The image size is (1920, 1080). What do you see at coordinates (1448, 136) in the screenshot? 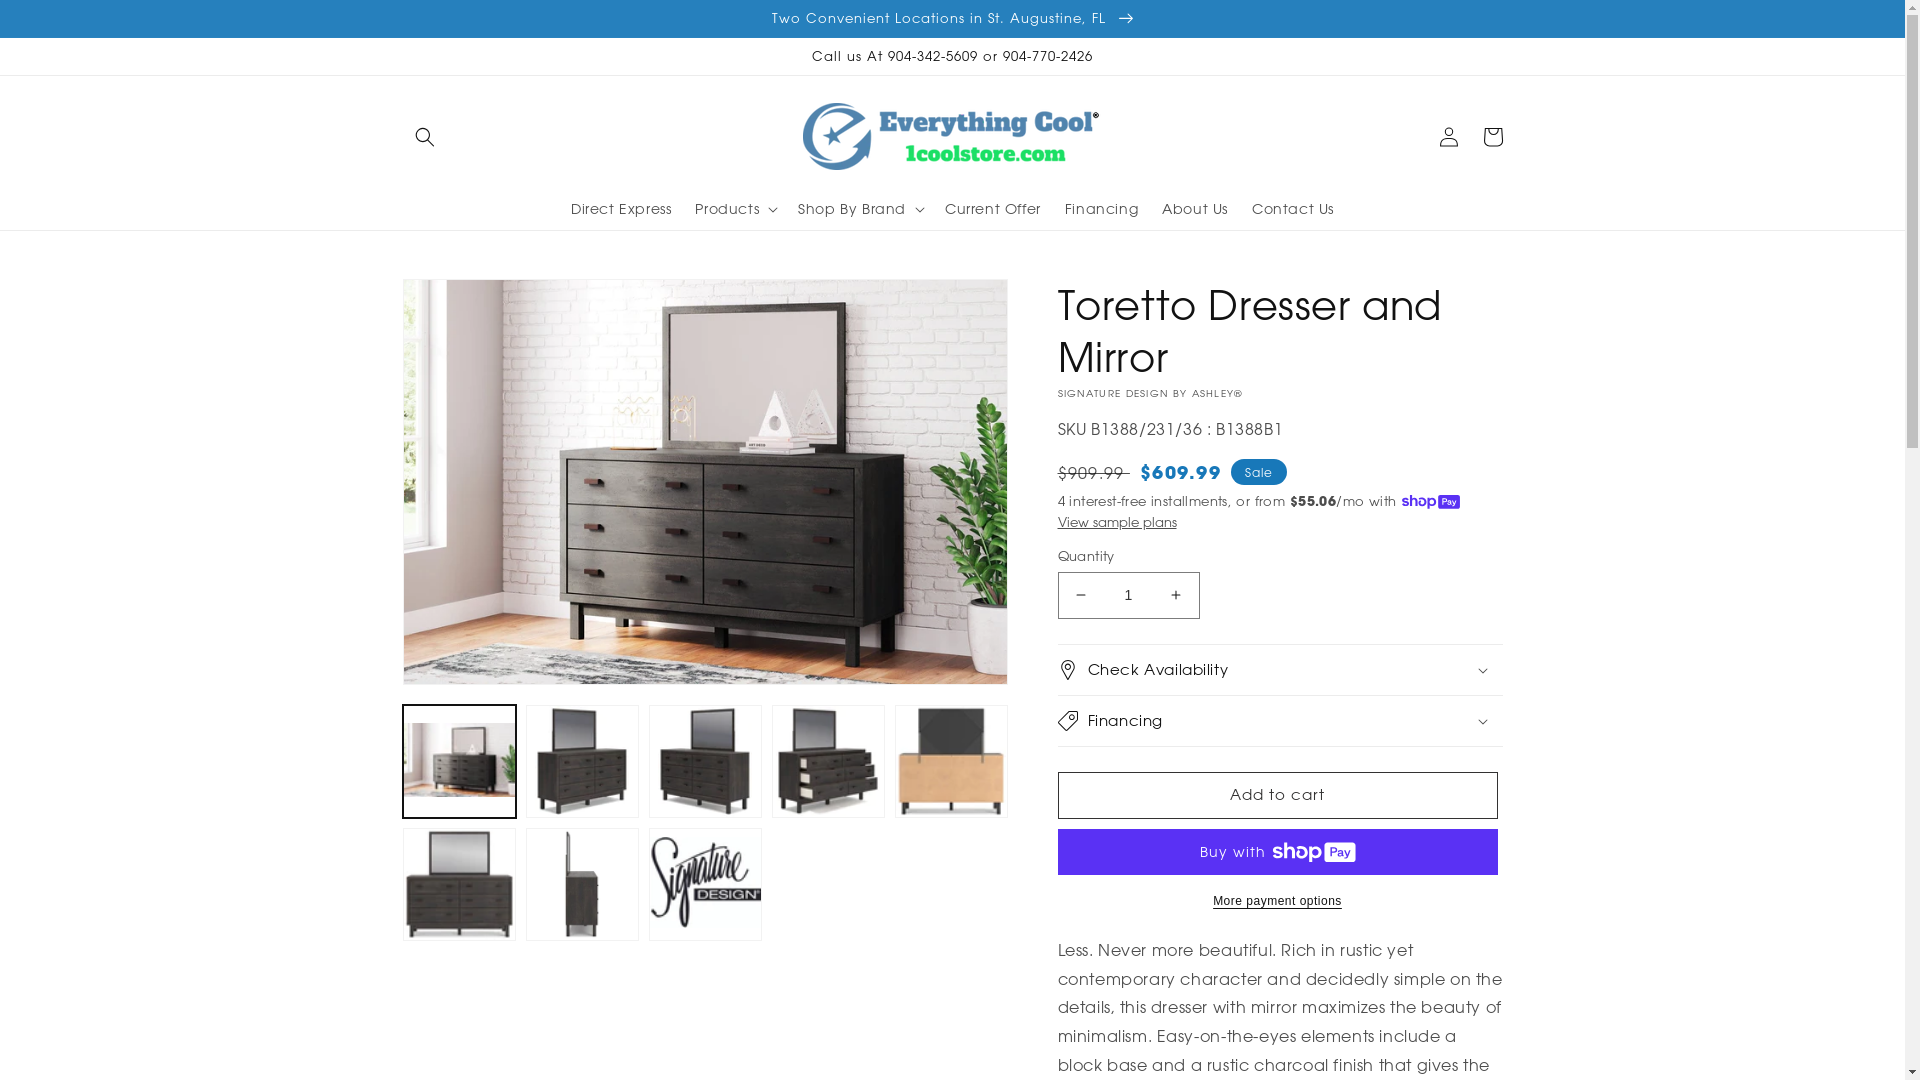
I see `'Log in'` at bounding box center [1448, 136].